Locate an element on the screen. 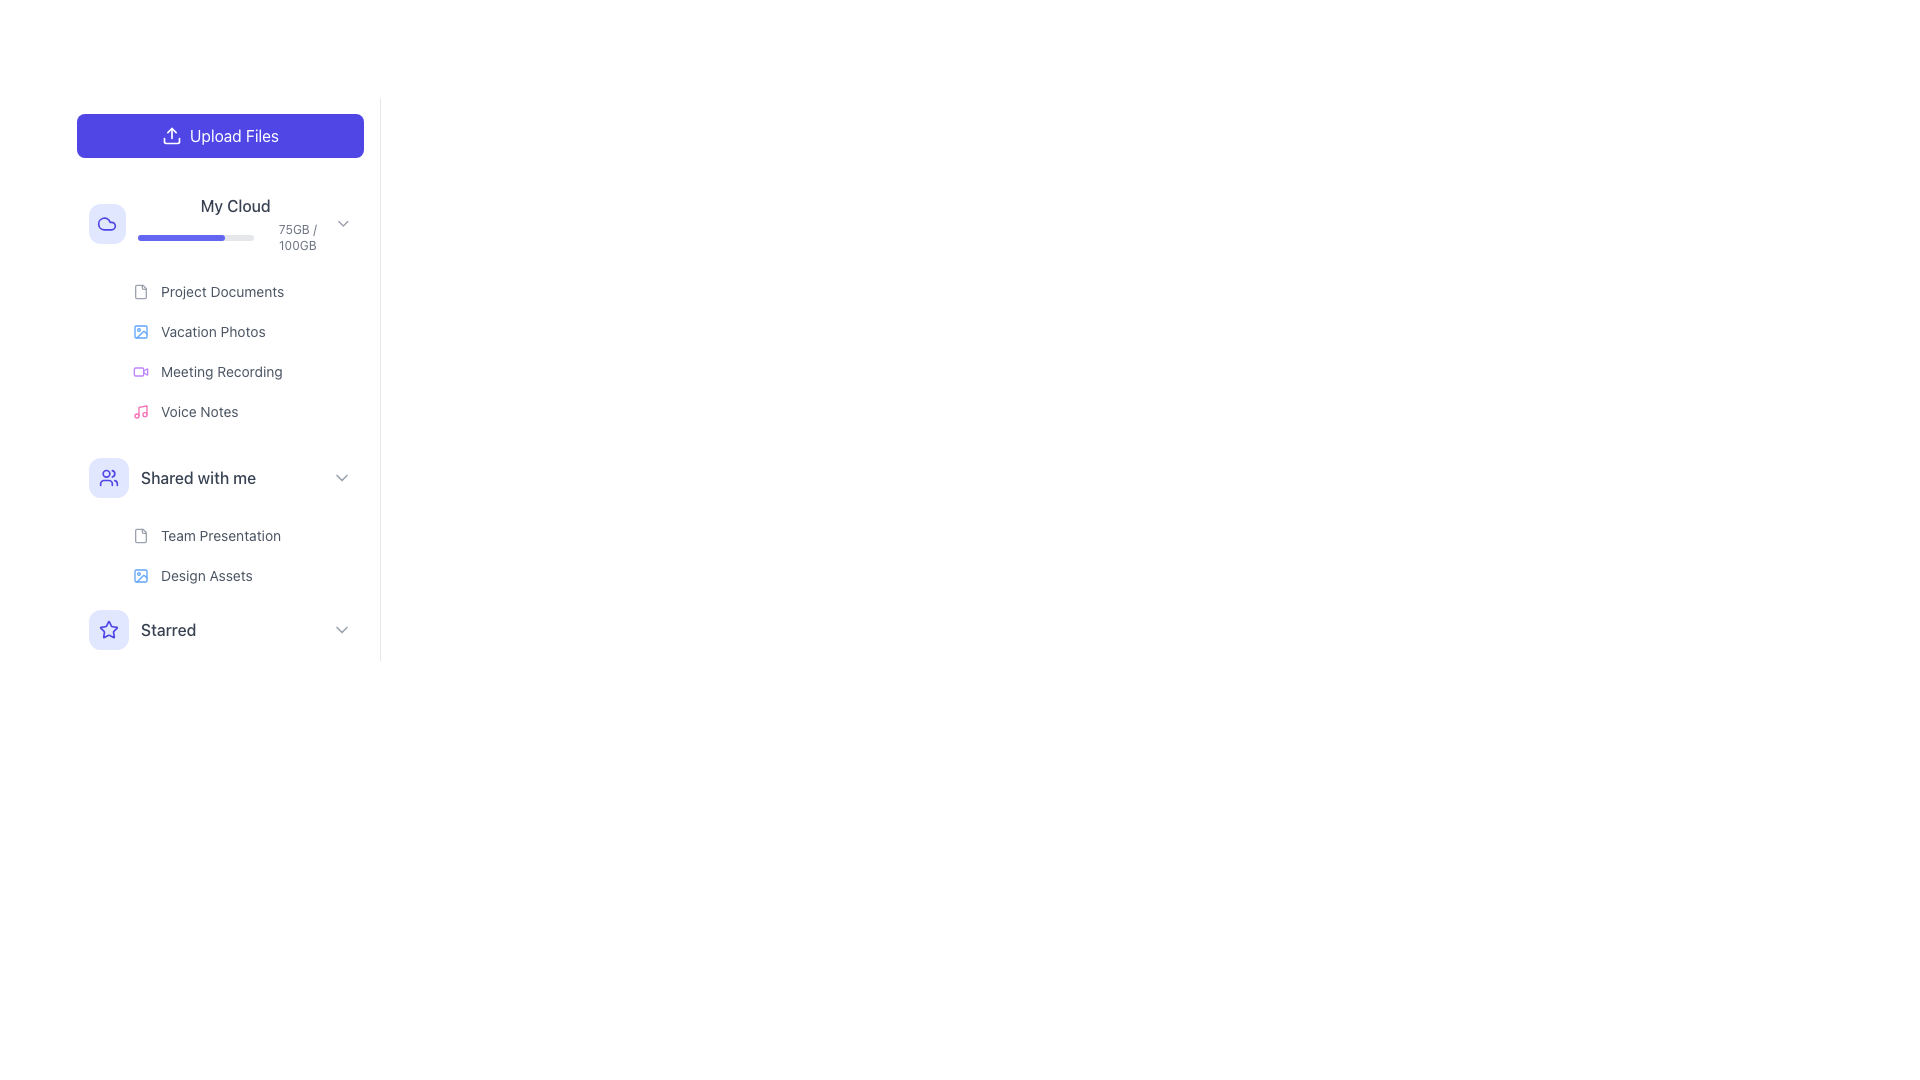  the 'Project Documents' menu item, which consists of a document file icon and the text label in small gray font is located at coordinates (208, 292).